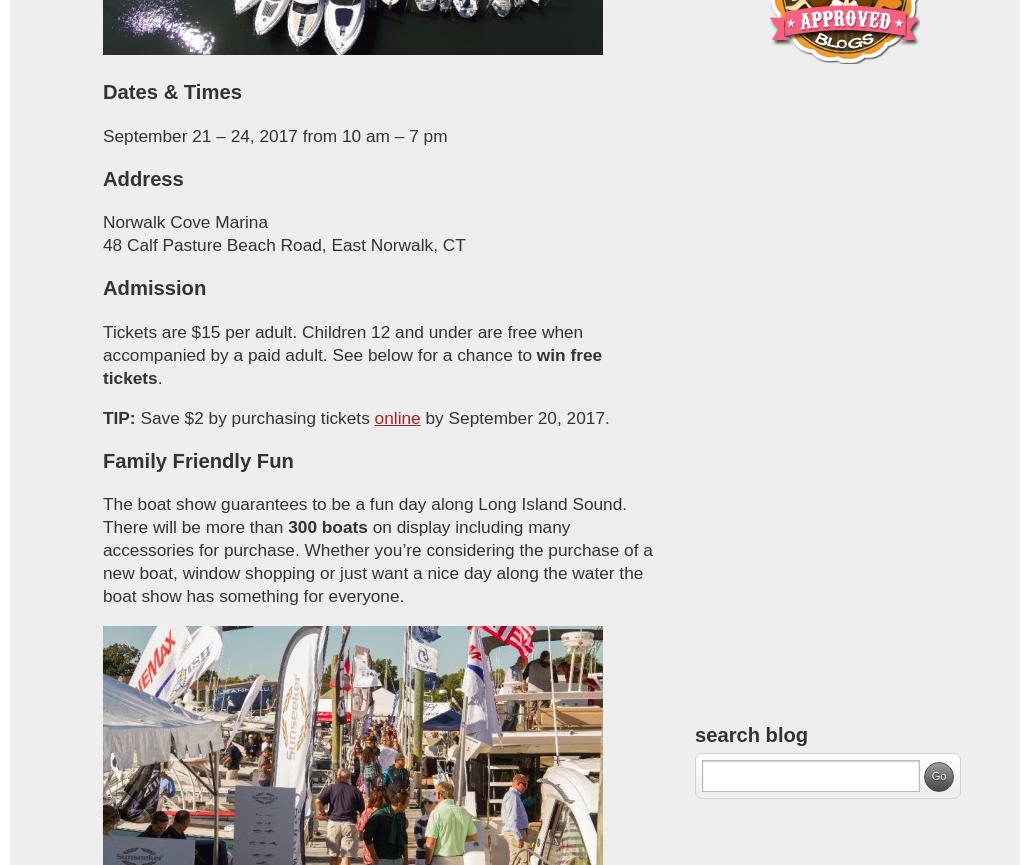 Image resolution: width=1030 pixels, height=865 pixels. I want to click on 'Tickets are $15 per adult. Children 12 and under are free when accompanied by a paid adult. See below for a chance to', so click(341, 342).